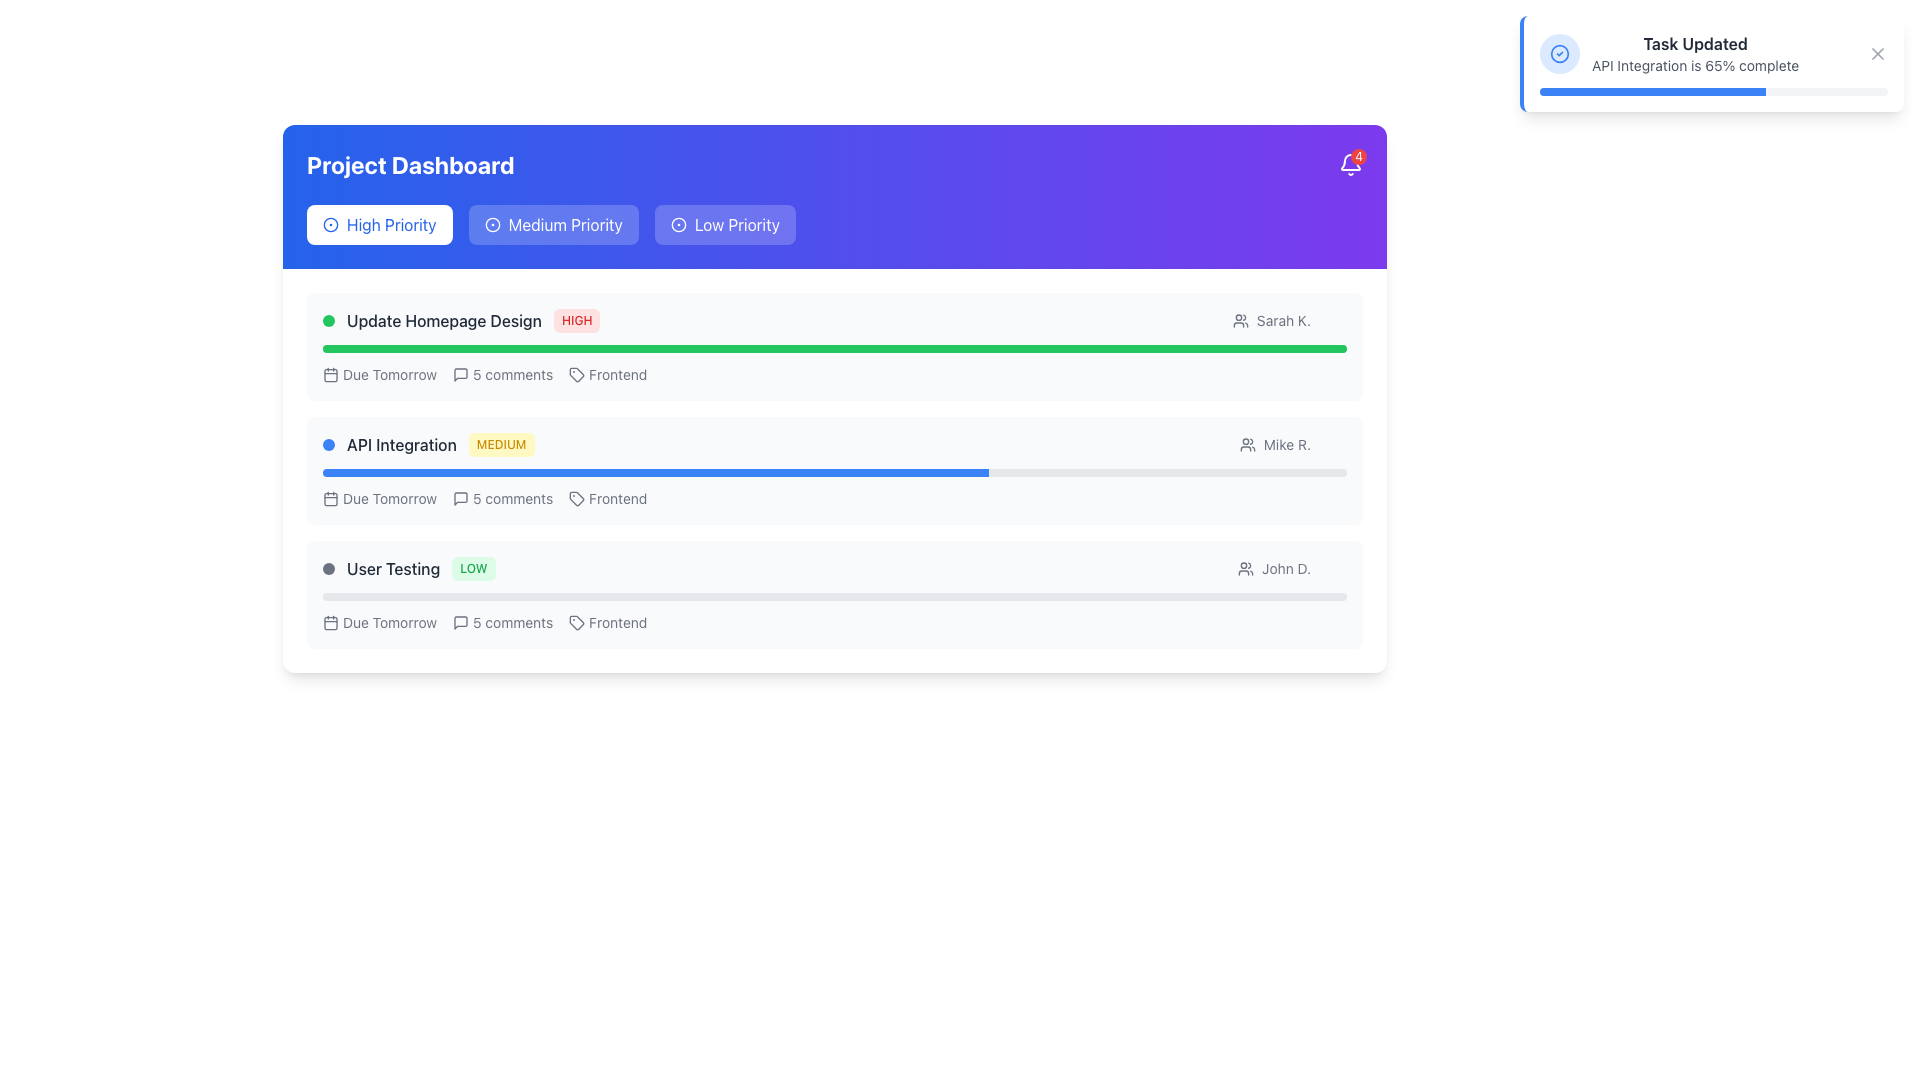 This screenshot has width=1920, height=1080. I want to click on the red circular badge displaying the number '4' at the top-right corner of the notification bell icon, so click(1358, 156).